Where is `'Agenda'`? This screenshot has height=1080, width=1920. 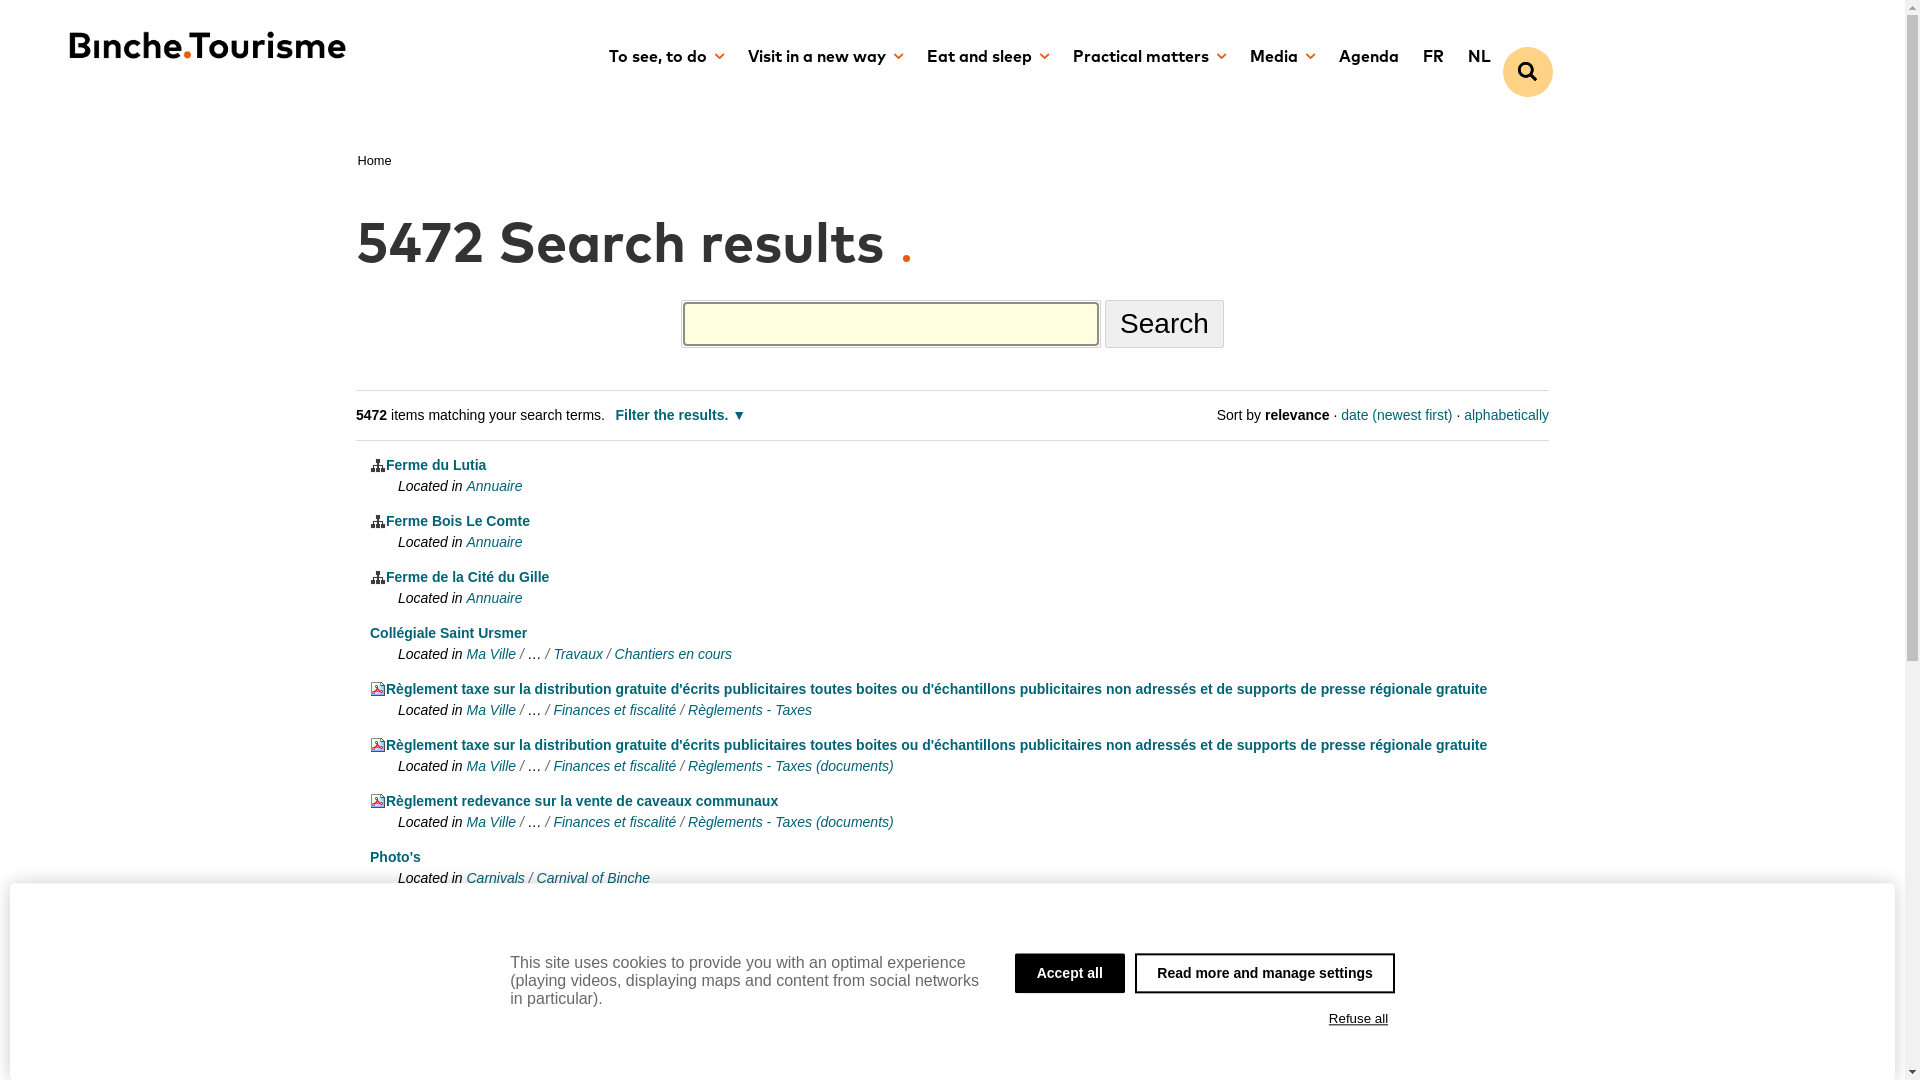 'Agenda' is located at coordinates (1367, 56).